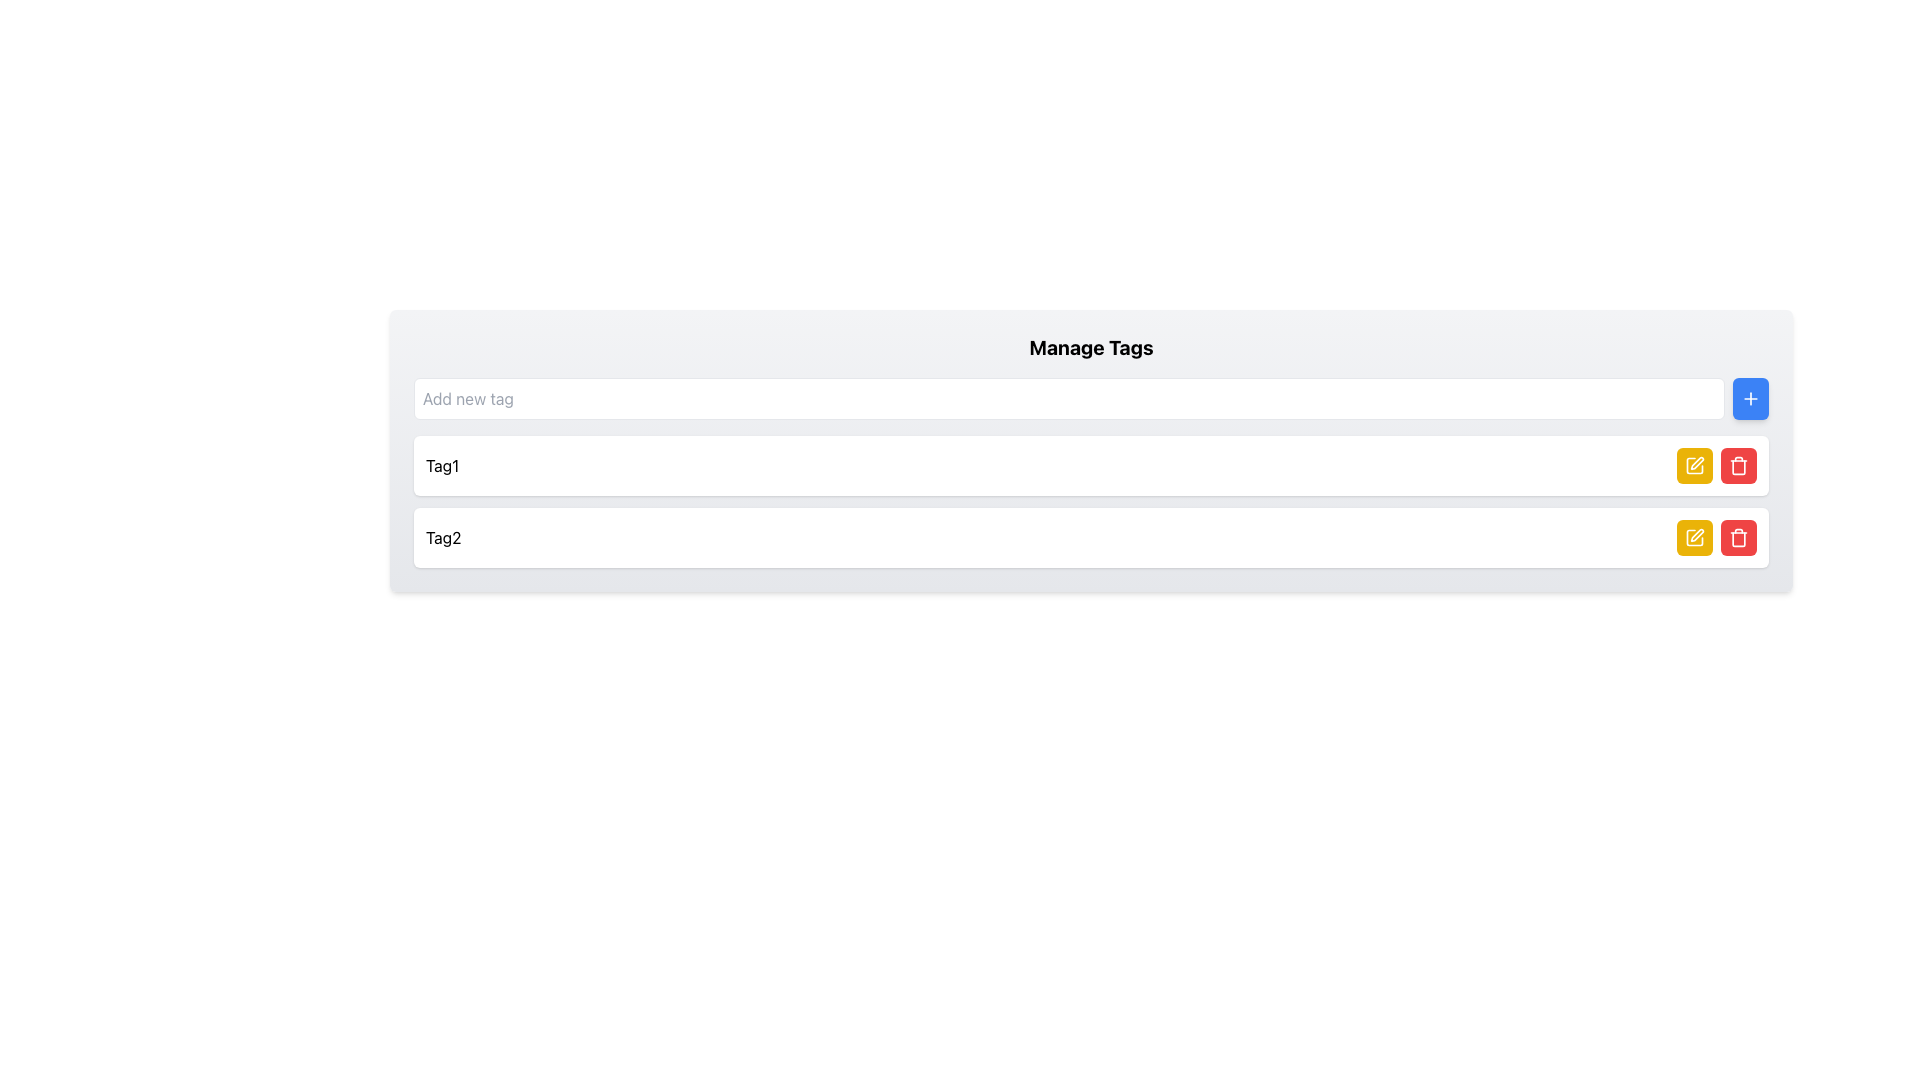  Describe the element at coordinates (1737, 466) in the screenshot. I see `the second action button used` at that location.